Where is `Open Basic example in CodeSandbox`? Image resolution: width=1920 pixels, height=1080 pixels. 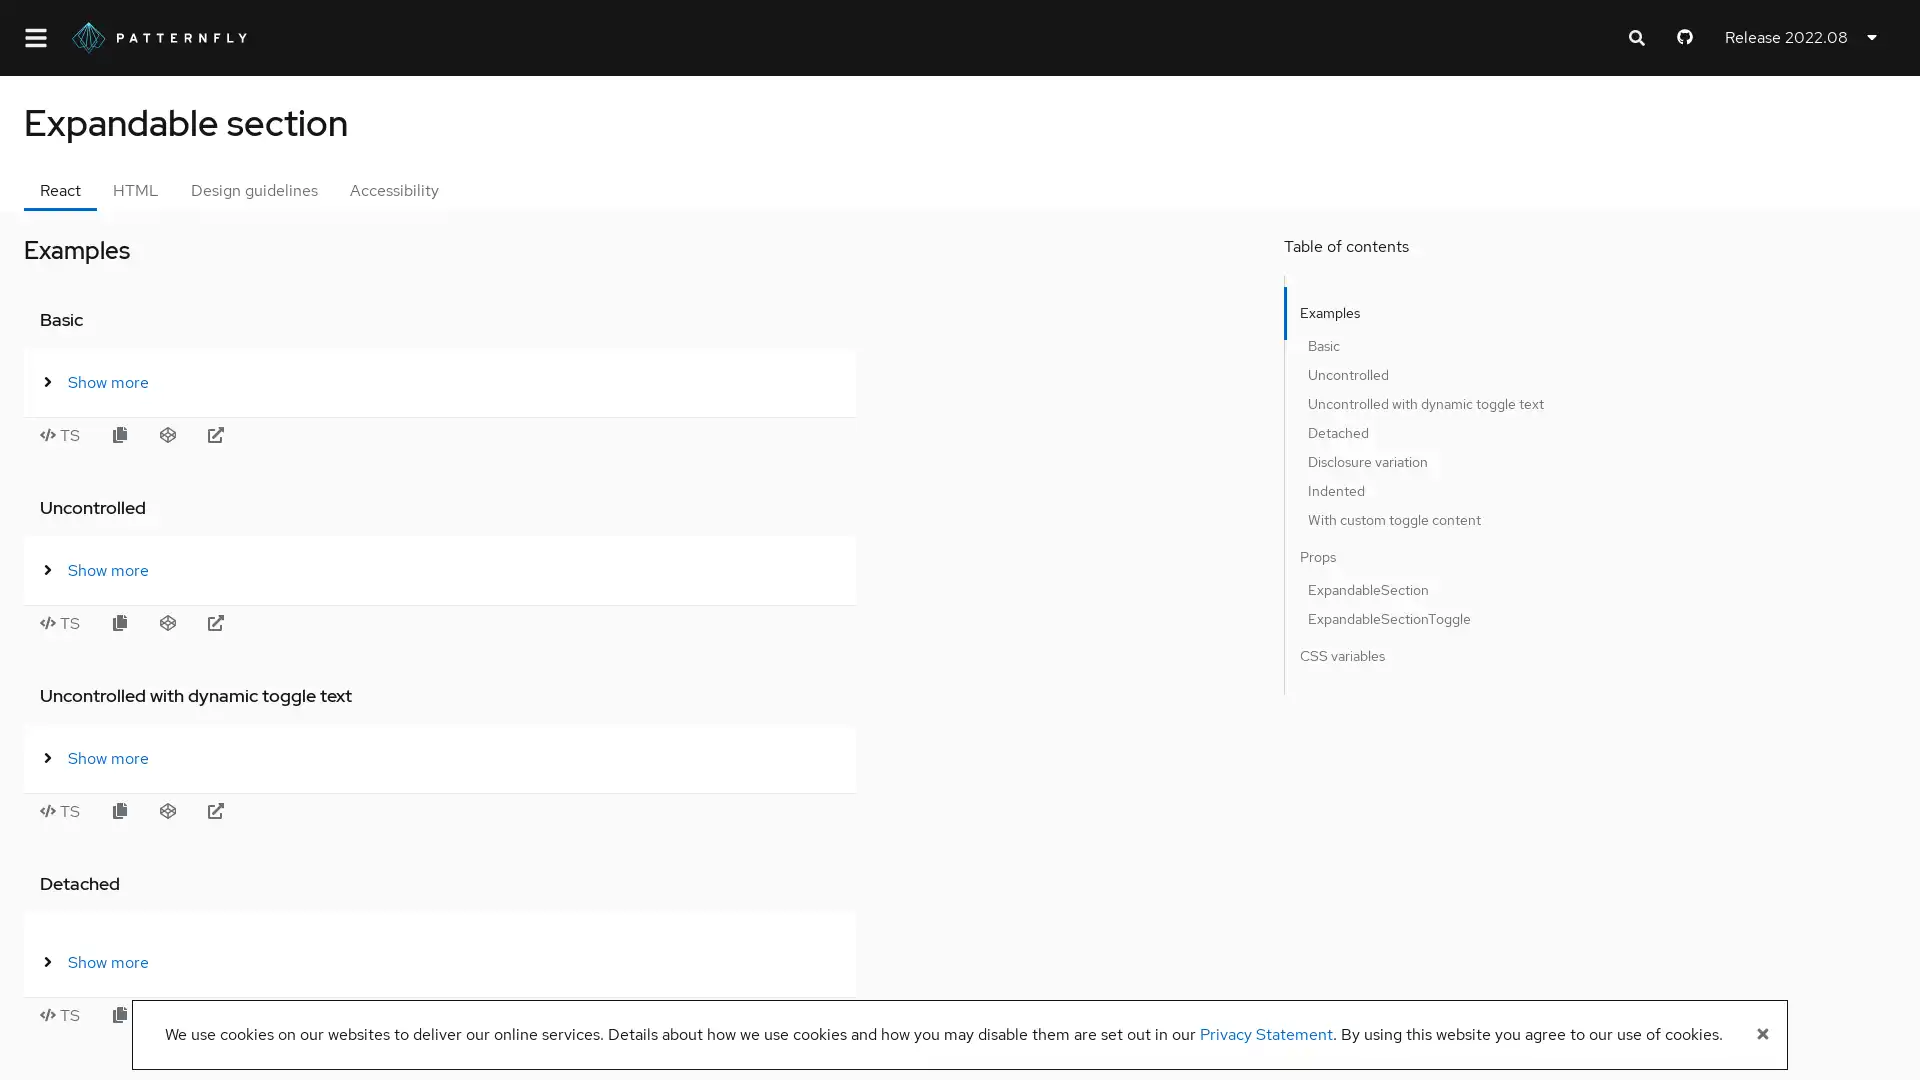
Open Basic example in CodeSandbox is located at coordinates (456, 434).